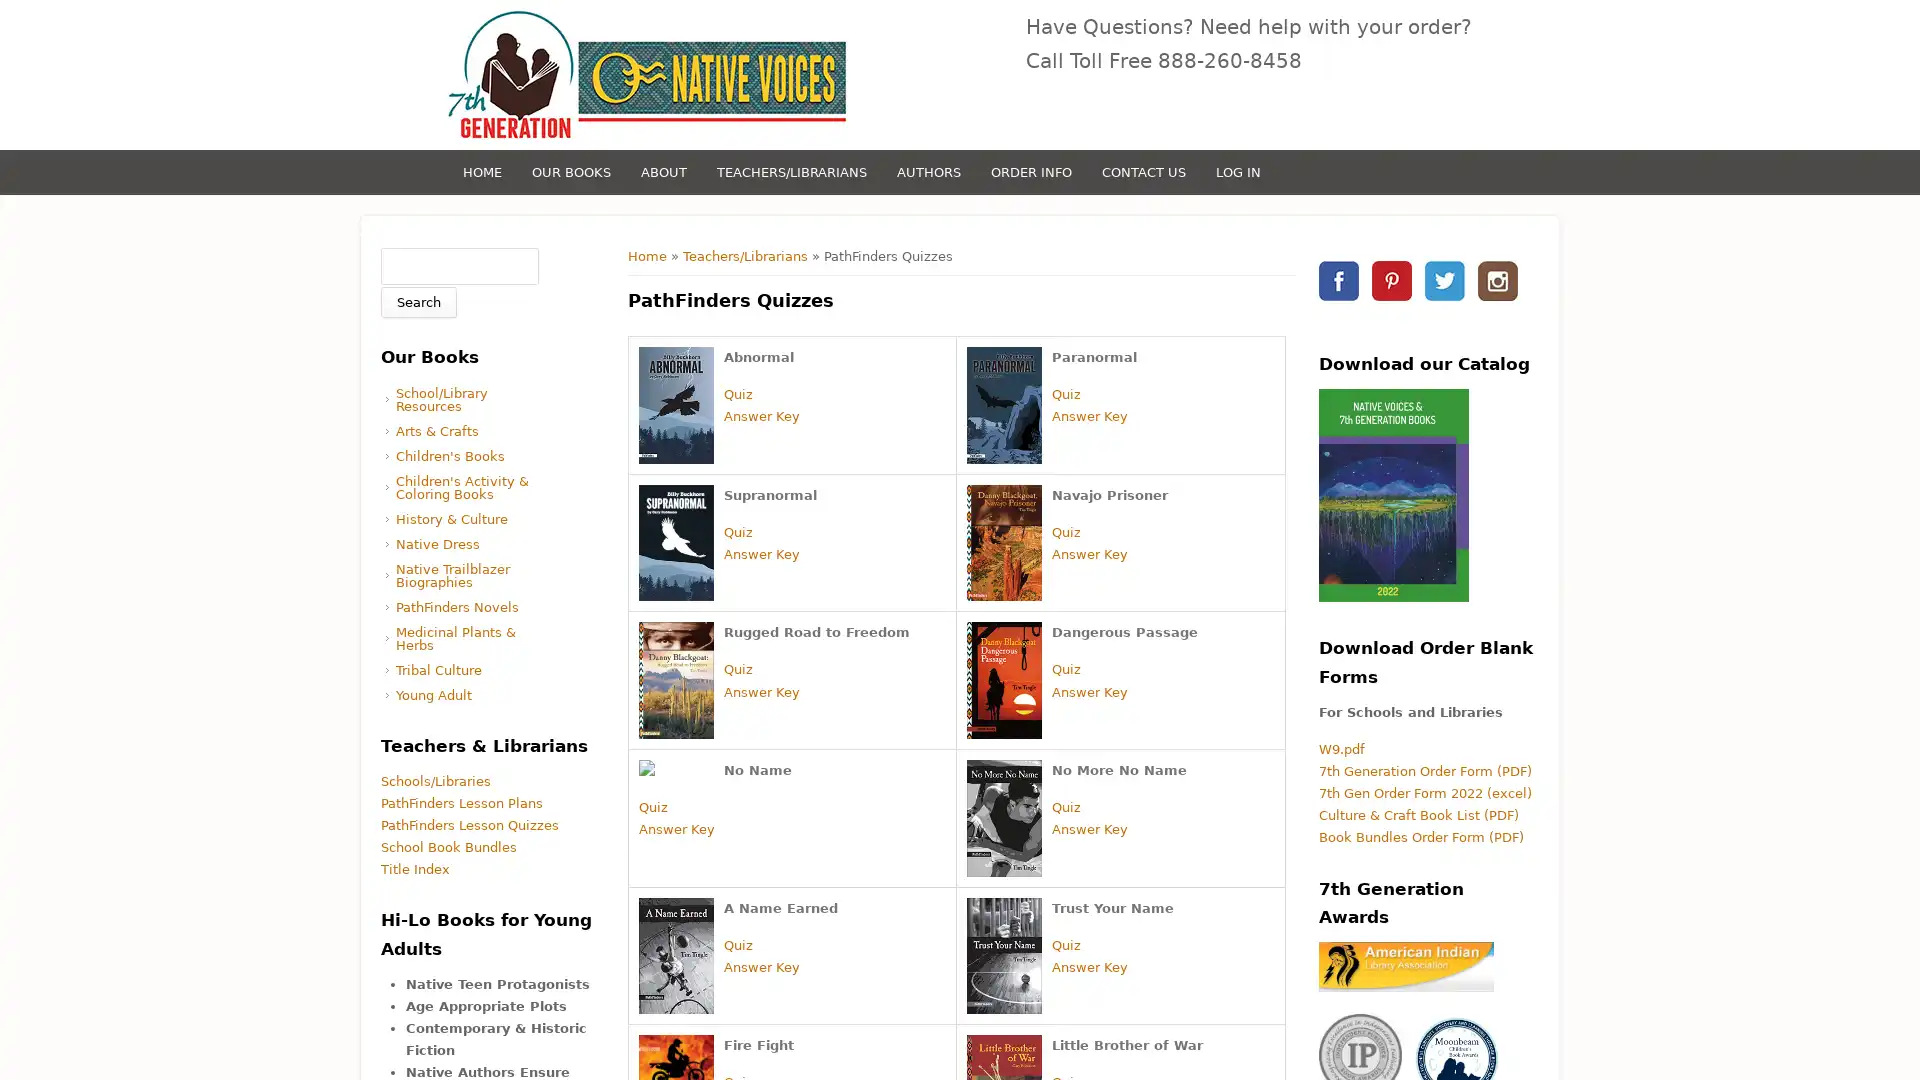 The width and height of the screenshot is (1920, 1080). What do you see at coordinates (417, 302) in the screenshot?
I see `Search` at bounding box center [417, 302].